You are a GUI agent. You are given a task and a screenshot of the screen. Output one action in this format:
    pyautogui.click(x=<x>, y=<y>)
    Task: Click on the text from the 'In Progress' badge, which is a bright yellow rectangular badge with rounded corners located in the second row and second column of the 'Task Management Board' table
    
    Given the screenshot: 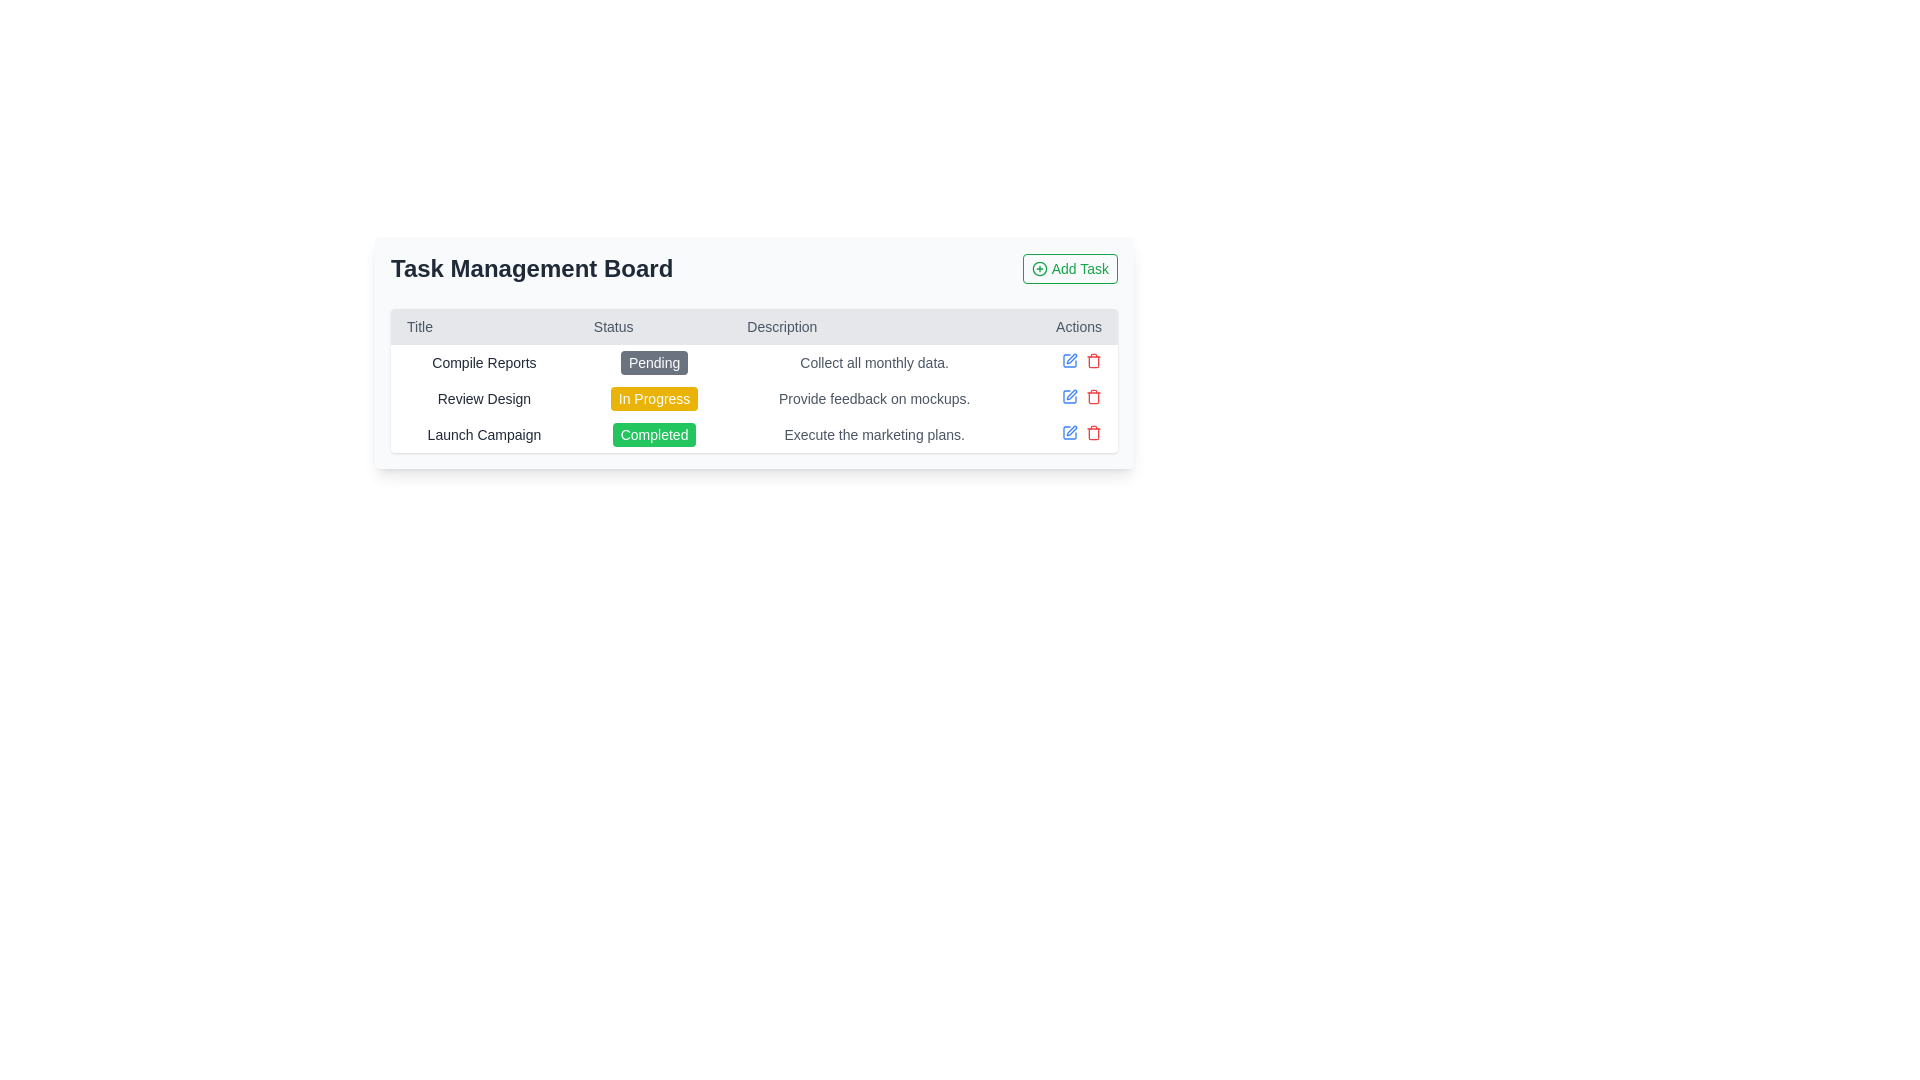 What is the action you would take?
    pyautogui.click(x=654, y=398)
    